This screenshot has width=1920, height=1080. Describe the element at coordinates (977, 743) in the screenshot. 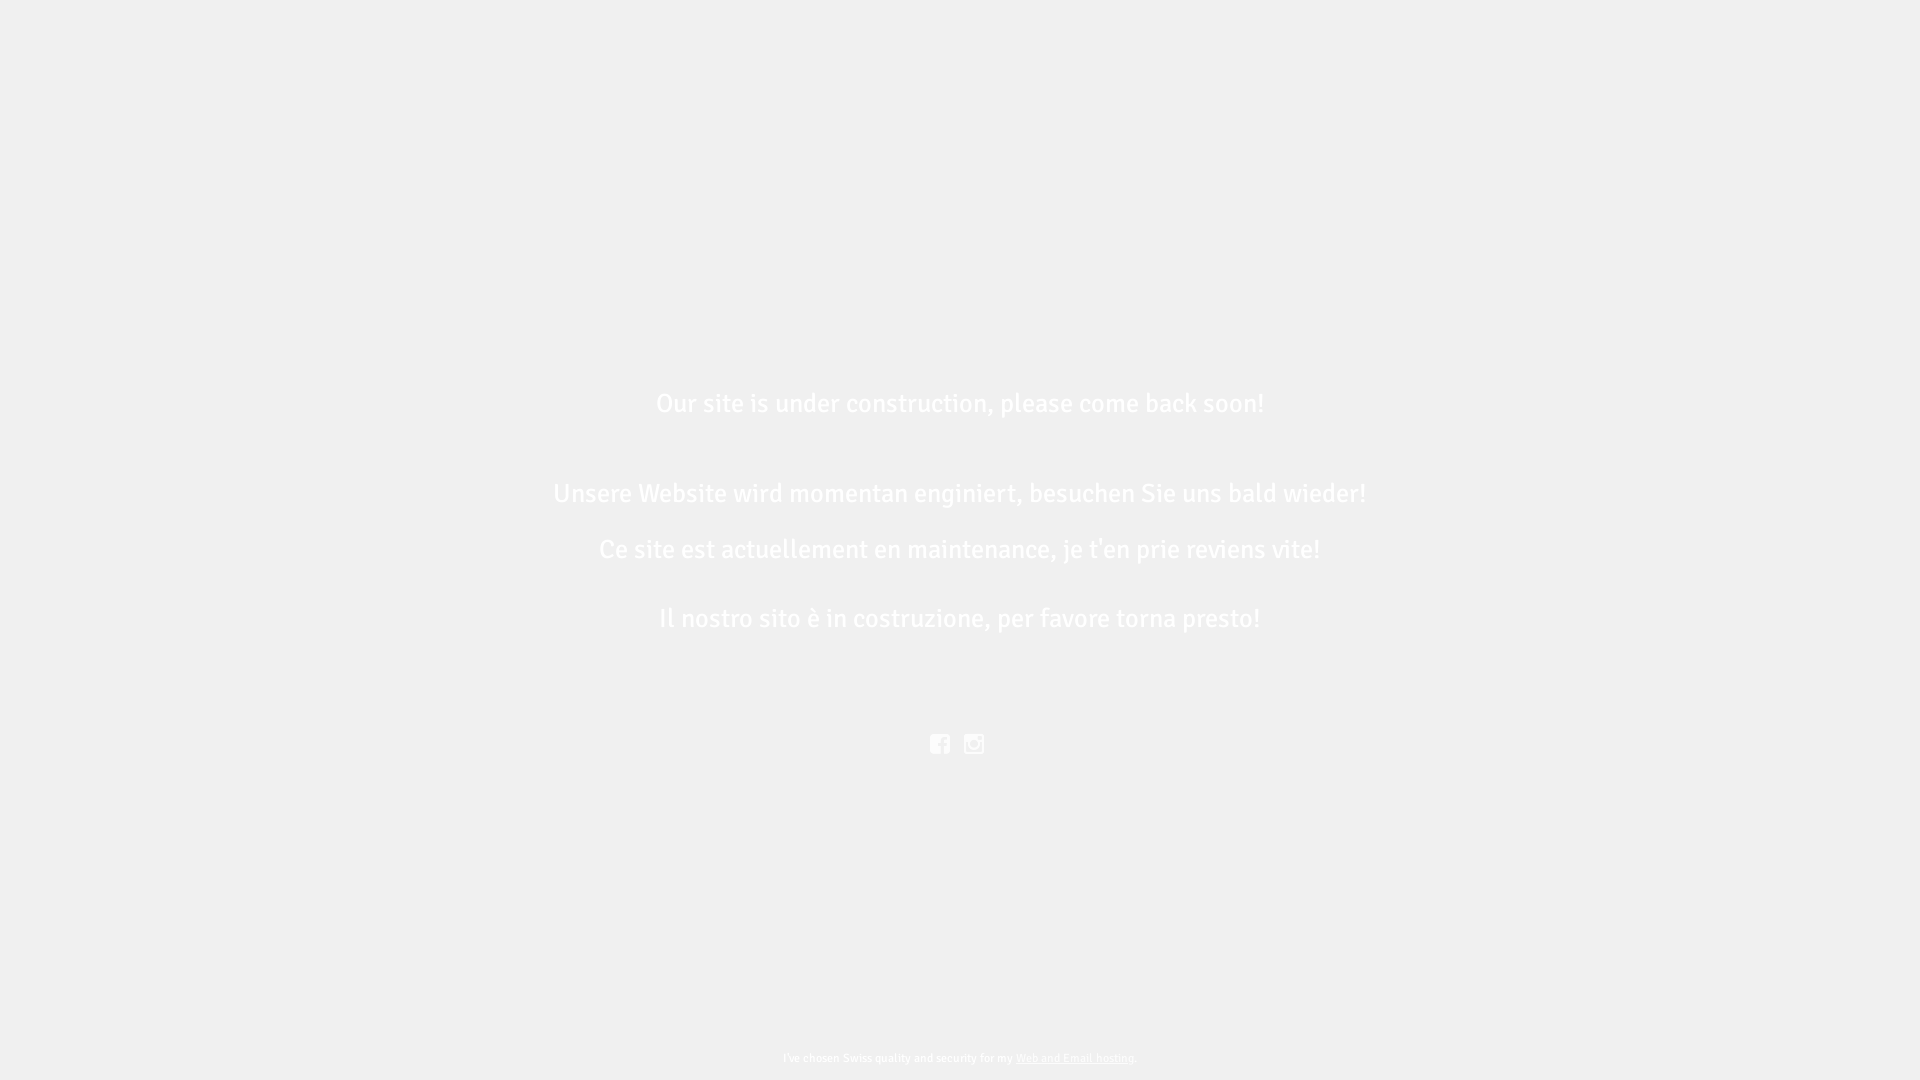

I see `'Instagram'` at that location.